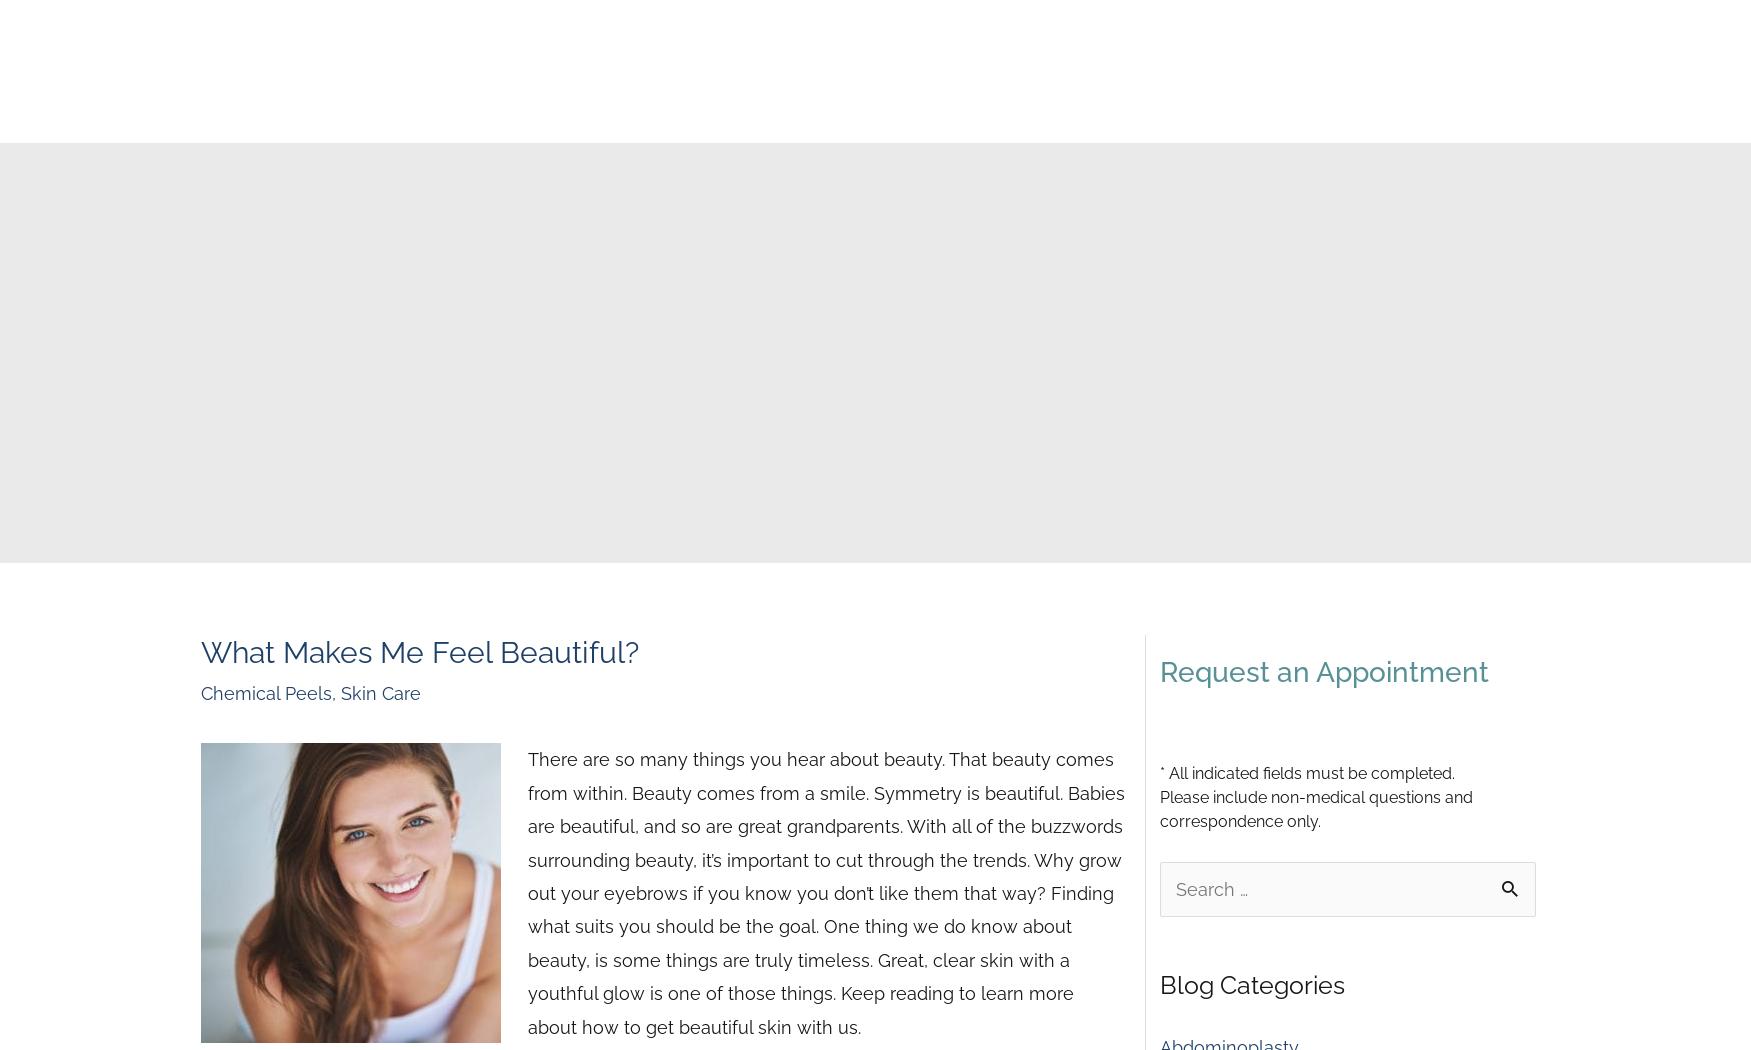 The width and height of the screenshot is (1751, 1050). Describe the element at coordinates (1206, 737) in the screenshot. I see `'March 2010'` at that location.